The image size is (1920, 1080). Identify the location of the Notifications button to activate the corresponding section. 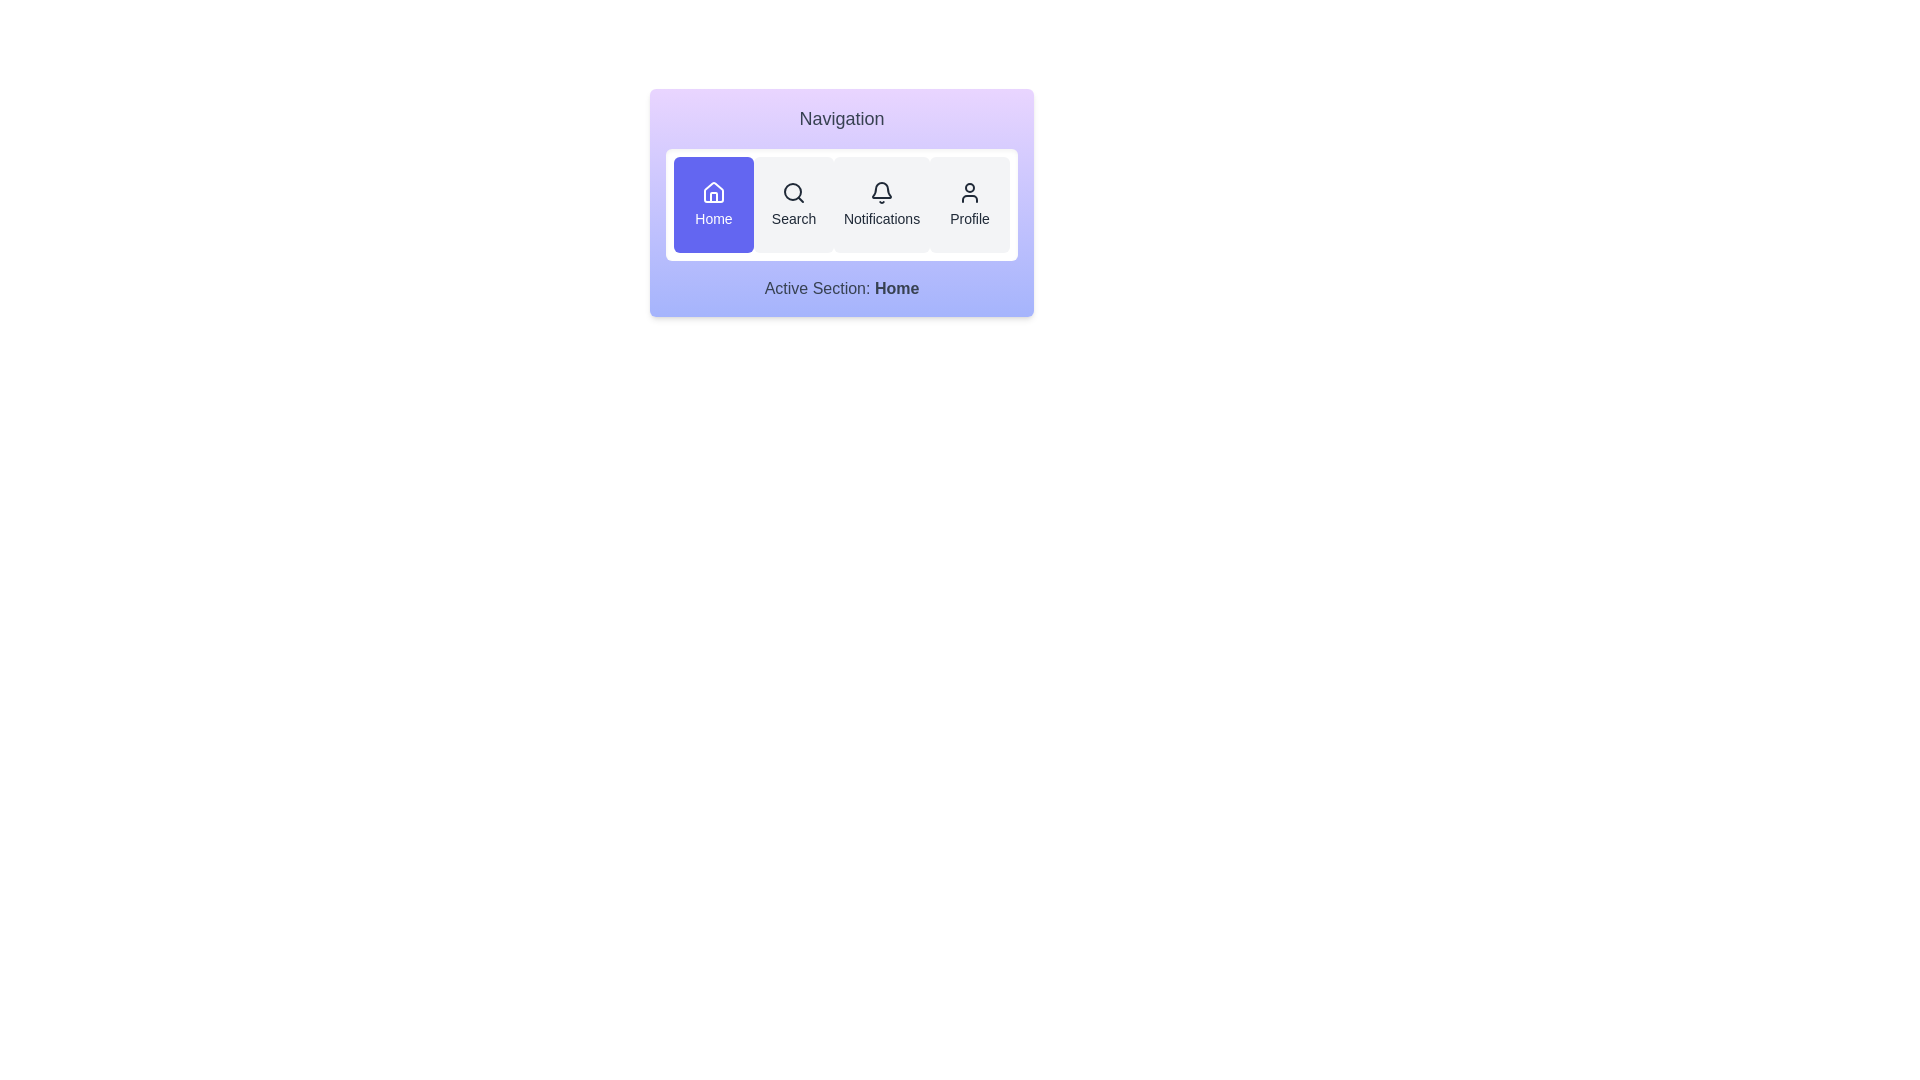
(881, 204).